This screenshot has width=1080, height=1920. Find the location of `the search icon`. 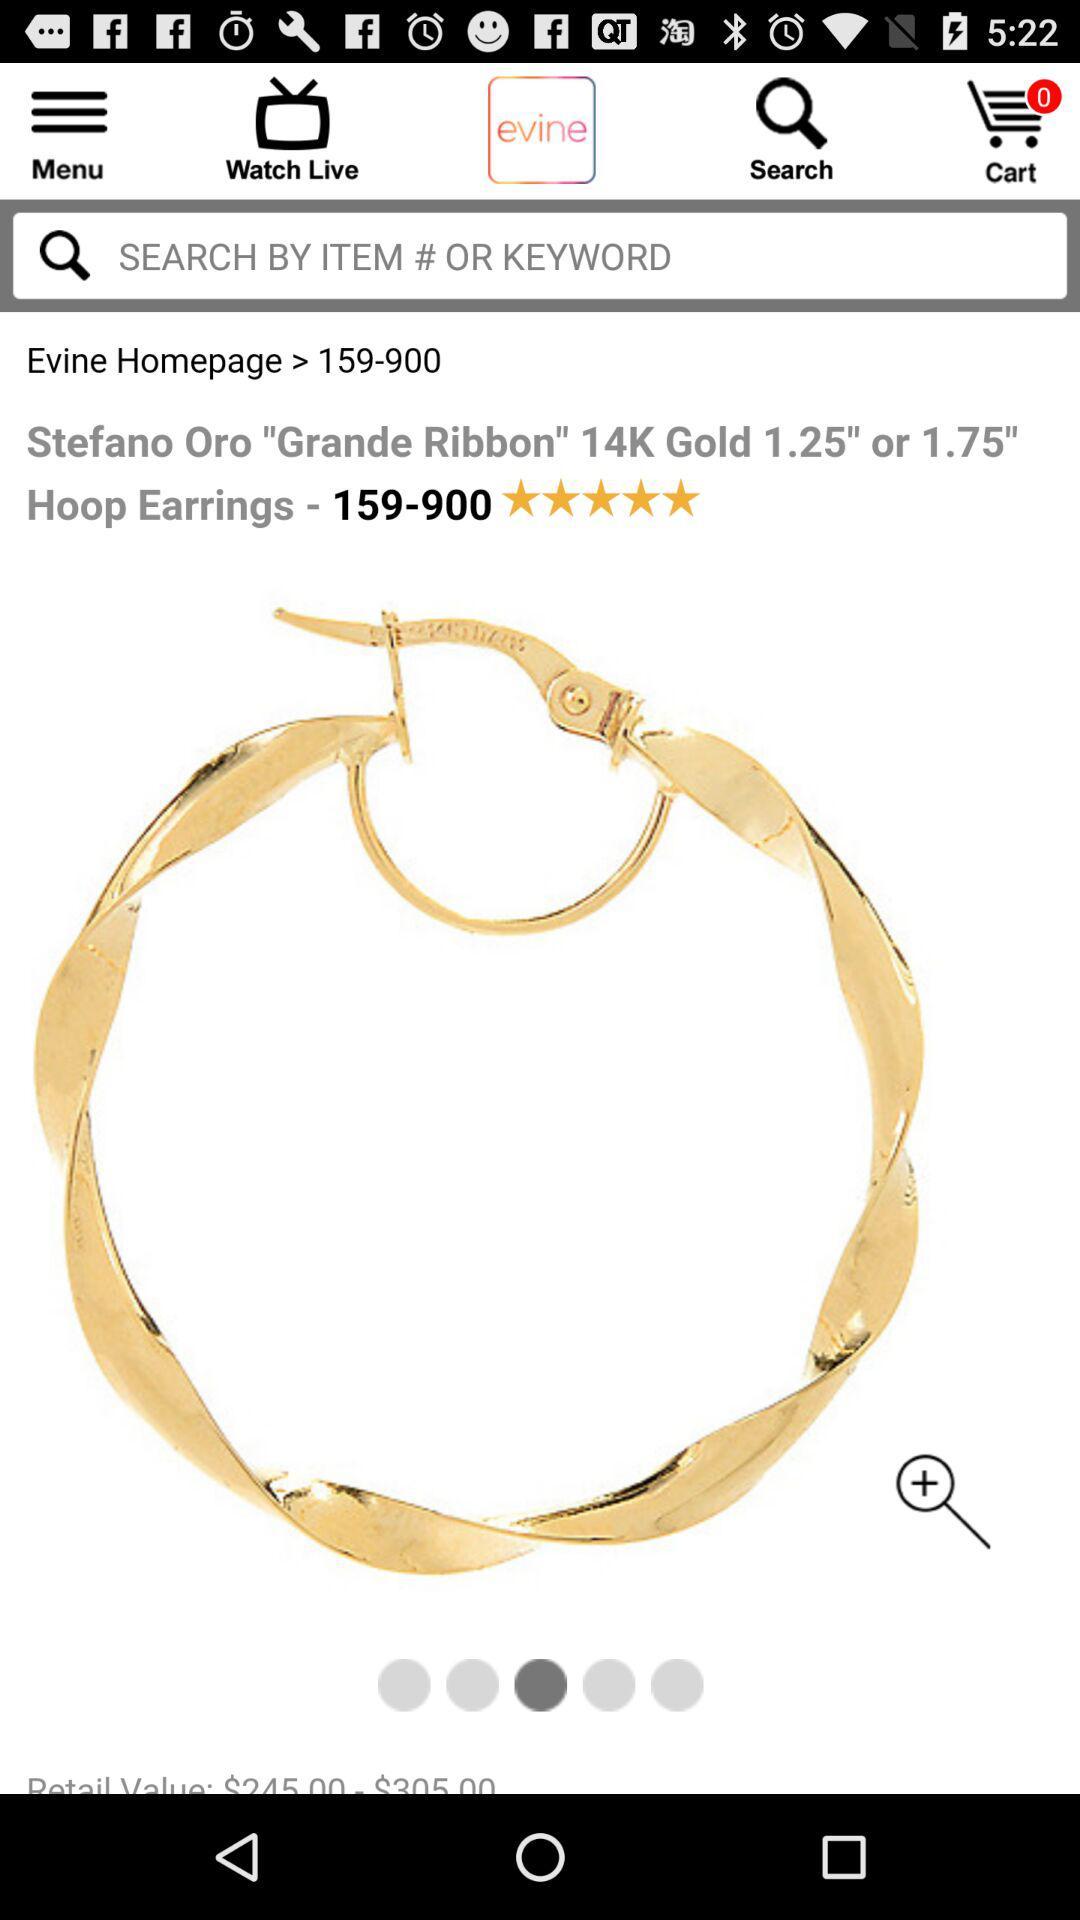

the search icon is located at coordinates (63, 272).